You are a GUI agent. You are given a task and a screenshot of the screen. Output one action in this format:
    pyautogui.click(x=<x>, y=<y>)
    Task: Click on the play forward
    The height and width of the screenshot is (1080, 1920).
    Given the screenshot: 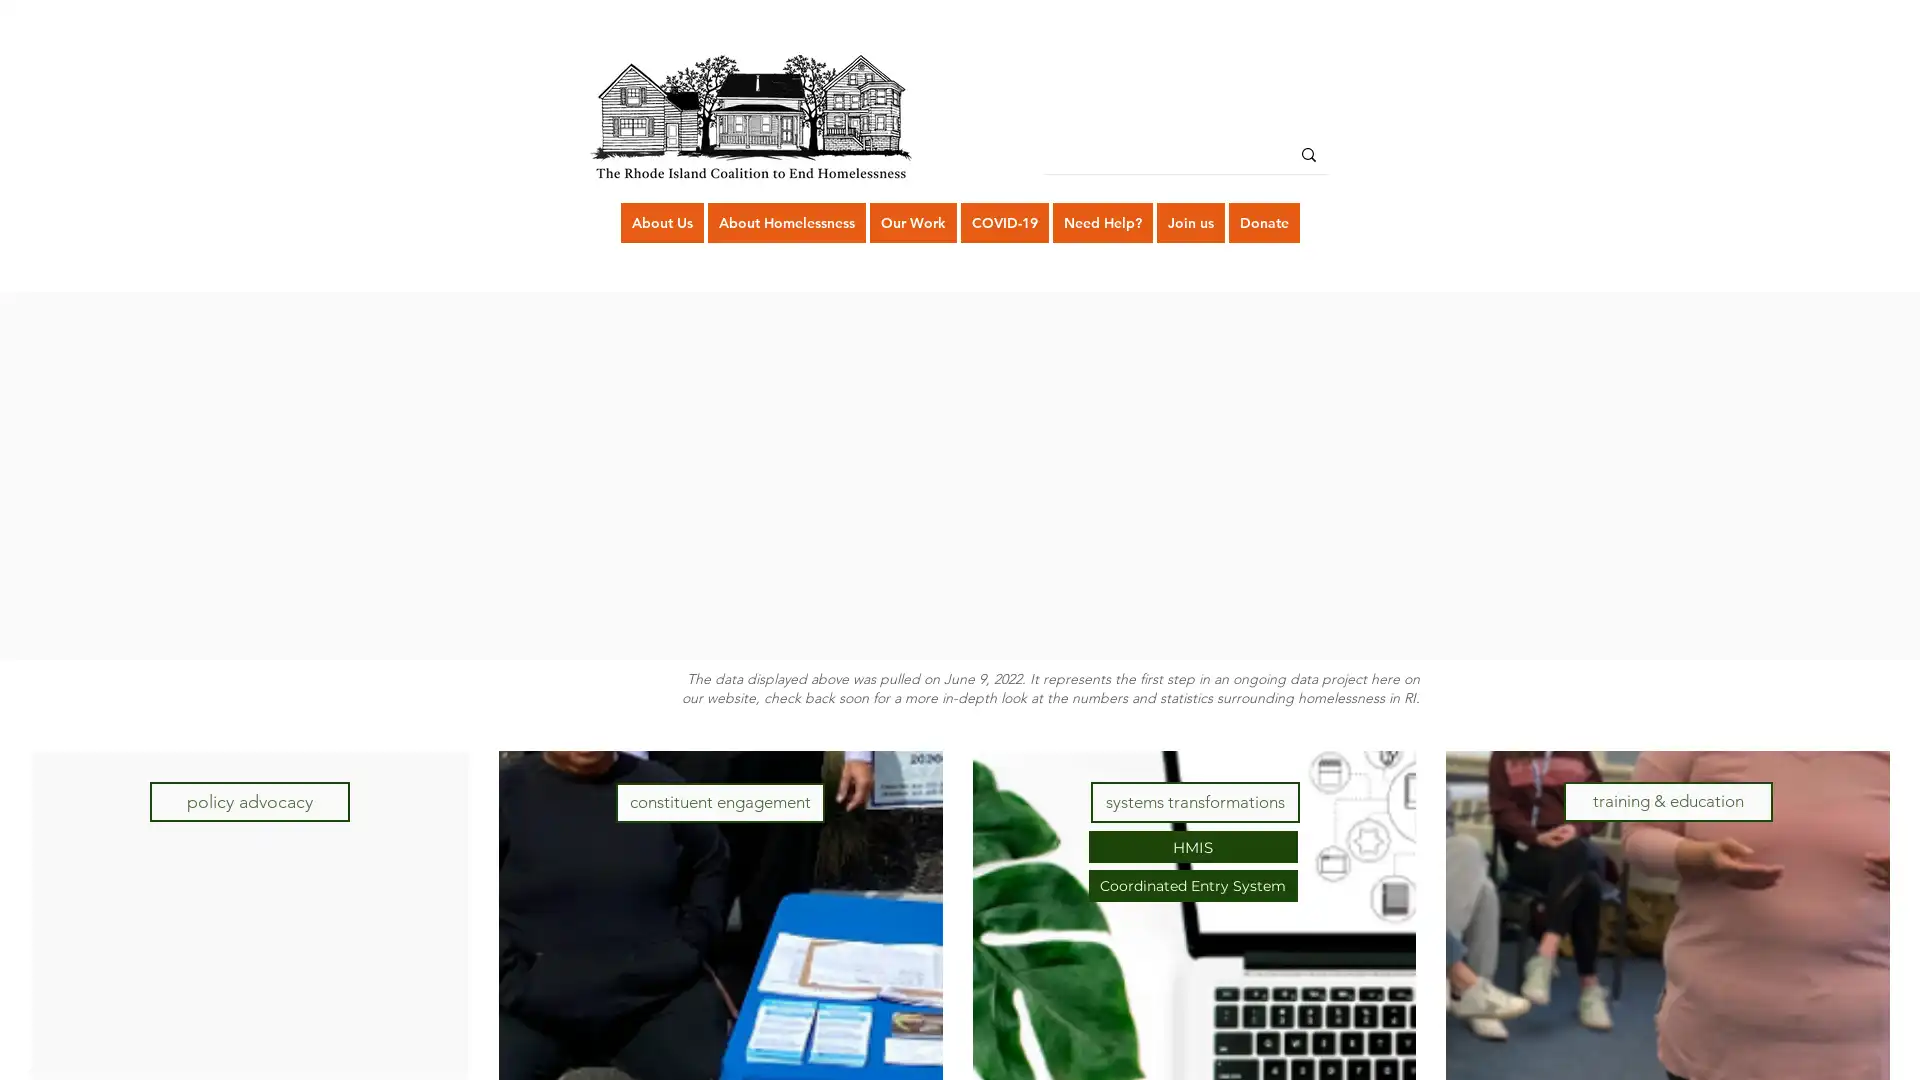 What is the action you would take?
    pyautogui.click(x=1431, y=475)
    